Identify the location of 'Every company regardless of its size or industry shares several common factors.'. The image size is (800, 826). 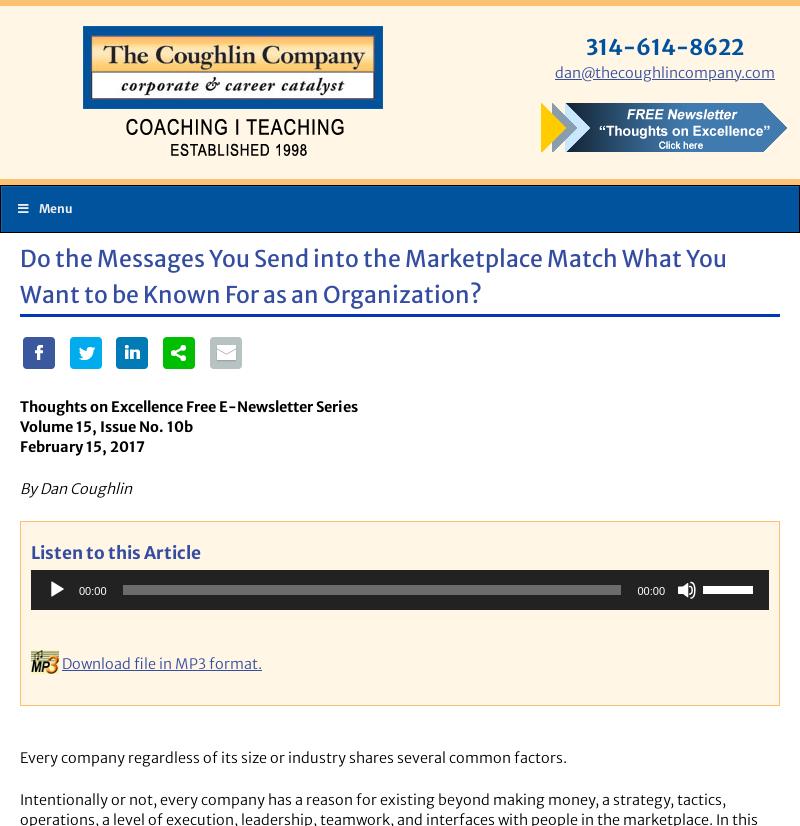
(293, 757).